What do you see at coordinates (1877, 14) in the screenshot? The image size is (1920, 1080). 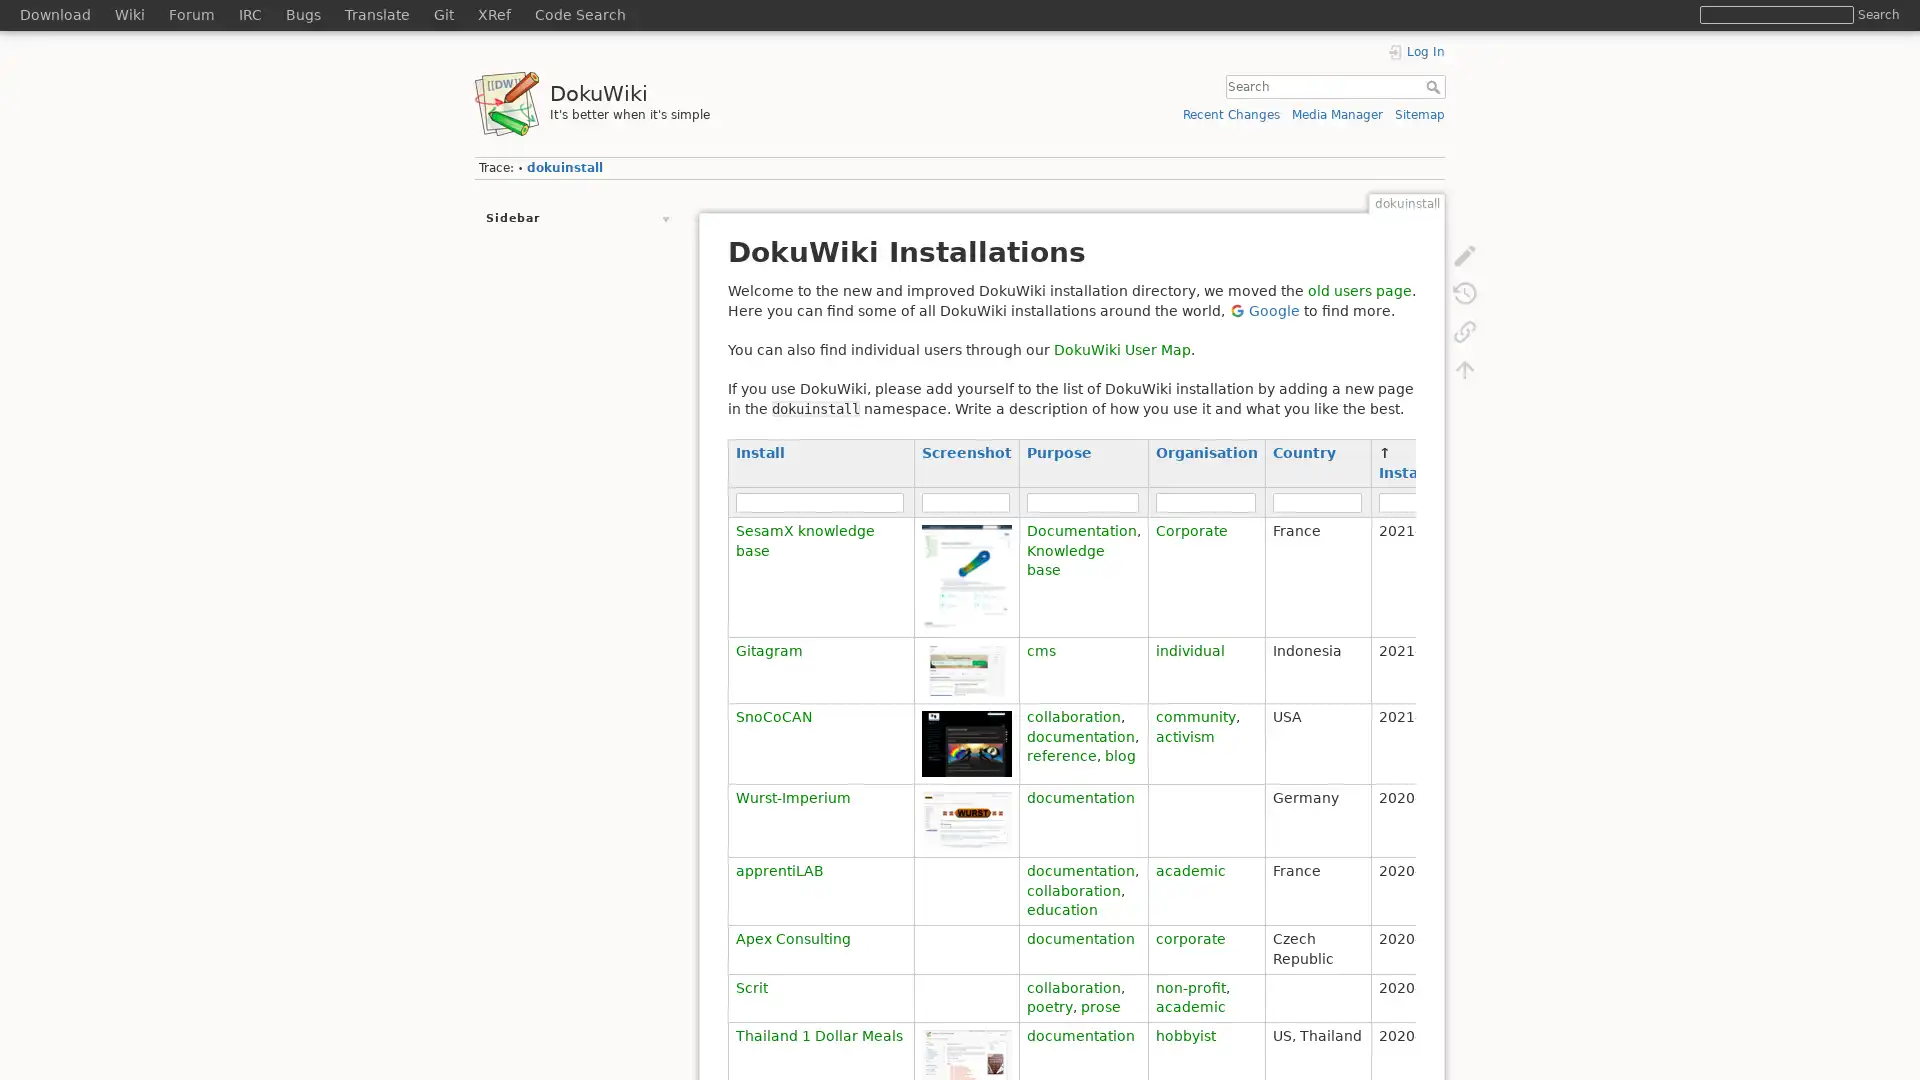 I see `Search` at bounding box center [1877, 14].